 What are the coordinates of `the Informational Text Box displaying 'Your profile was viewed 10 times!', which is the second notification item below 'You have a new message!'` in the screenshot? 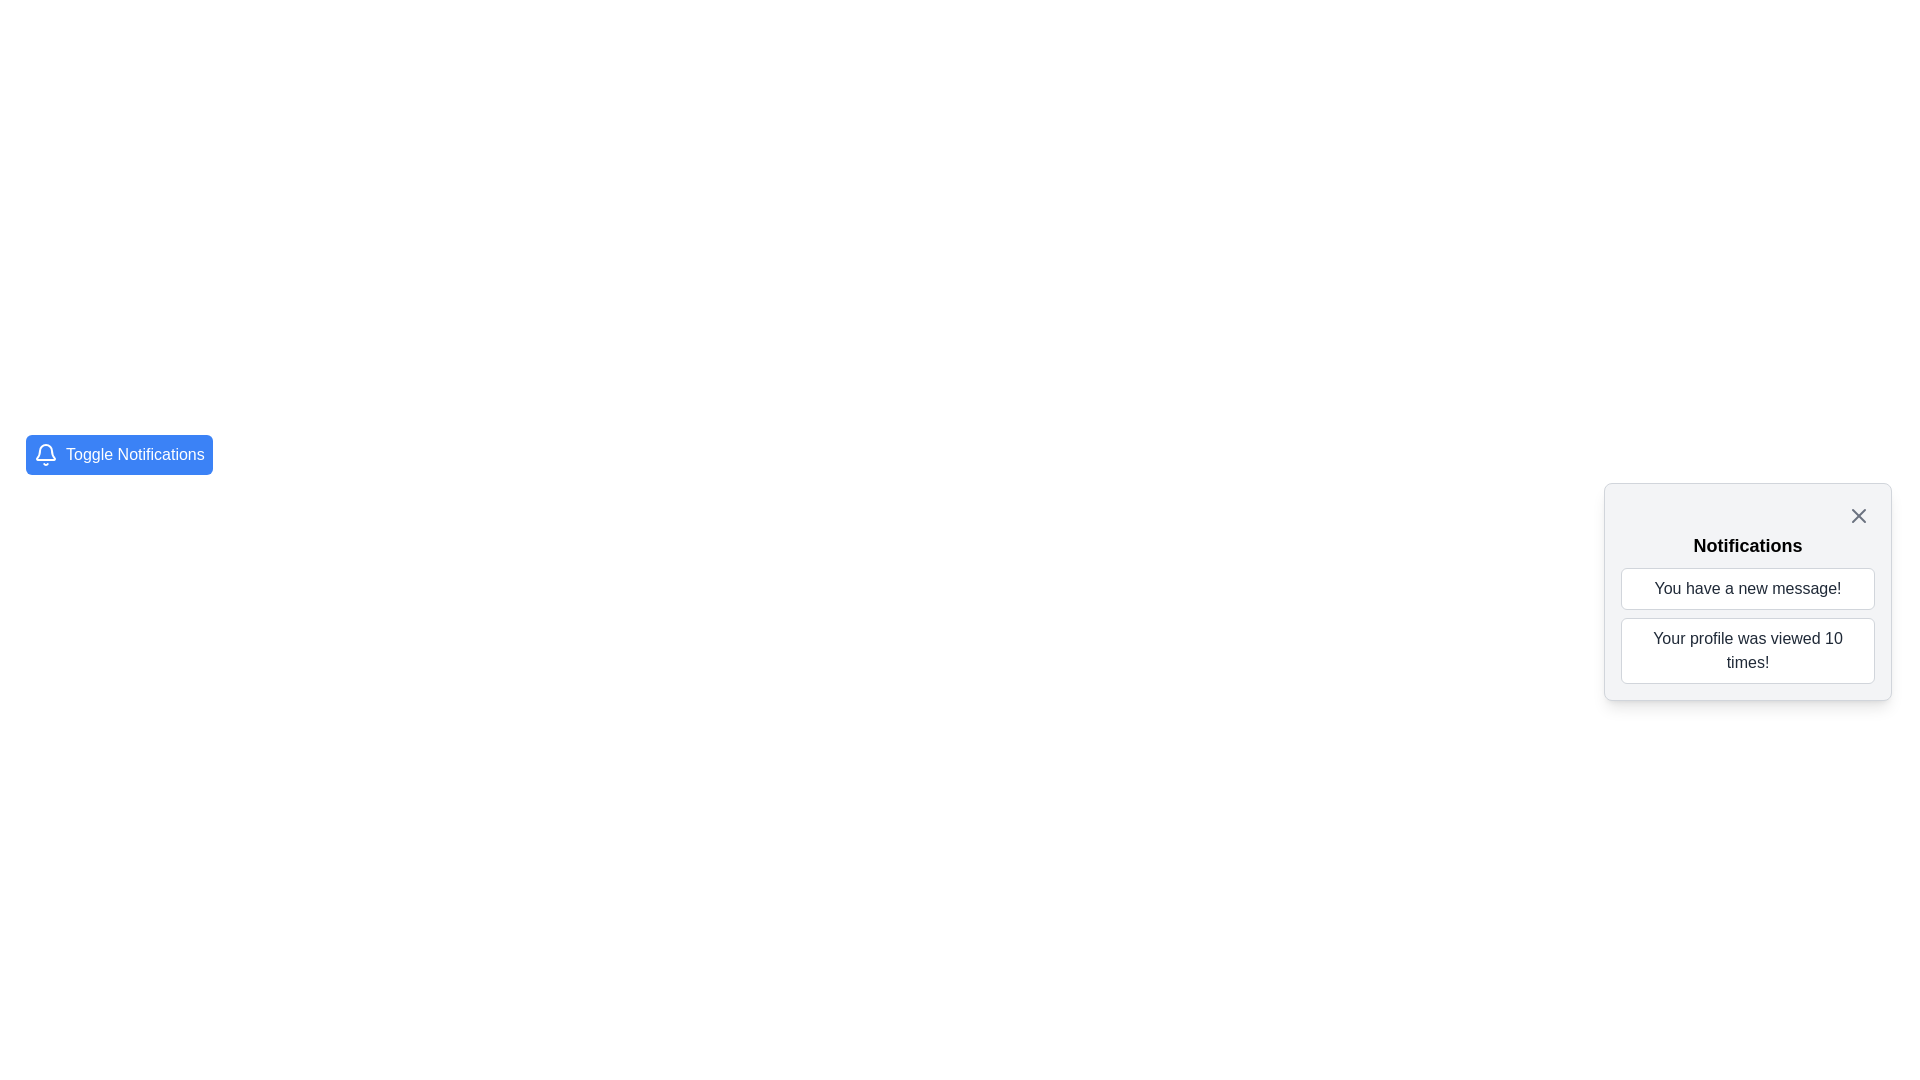 It's located at (1746, 651).